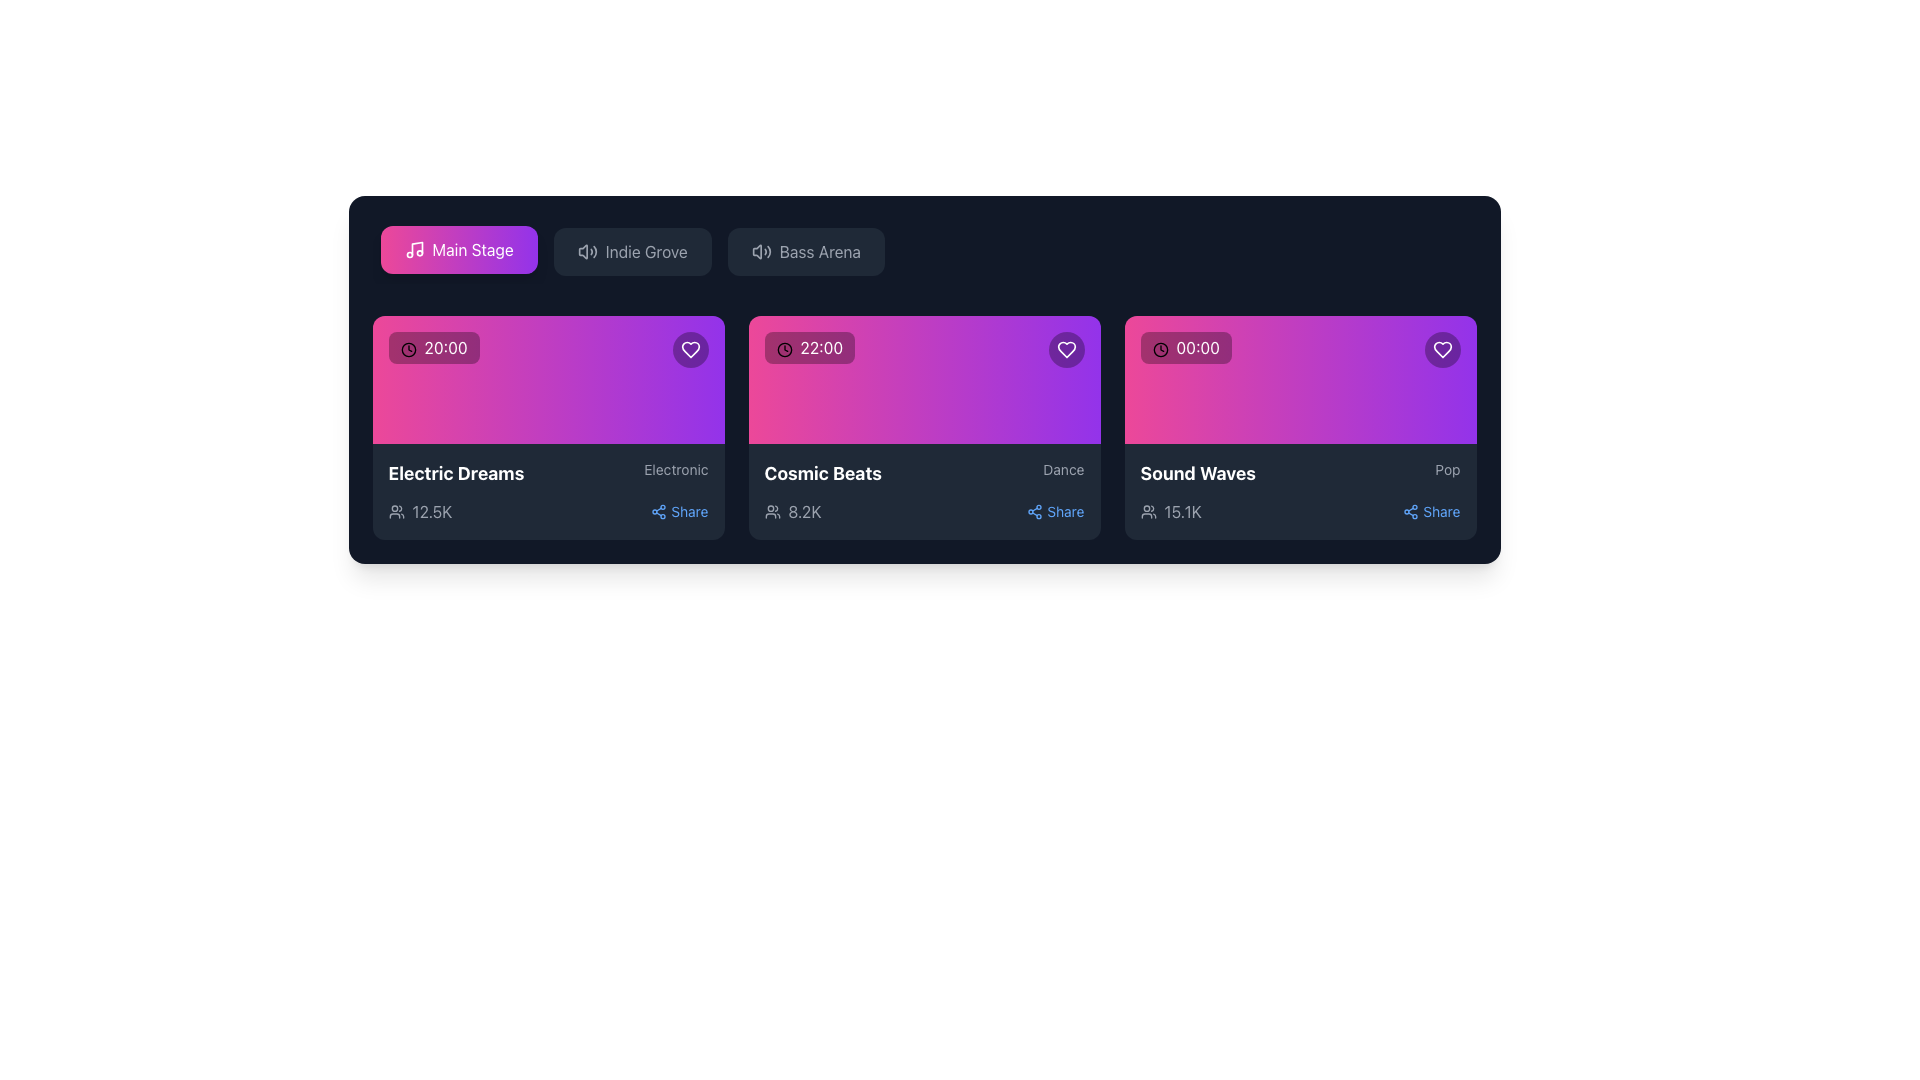 The image size is (1920, 1080). What do you see at coordinates (689, 511) in the screenshot?
I see `the 'Share' text label, which is styled in blue and associated with a sharing icon on its left, located at the bottom right corner of the first card in a horizontal list` at bounding box center [689, 511].